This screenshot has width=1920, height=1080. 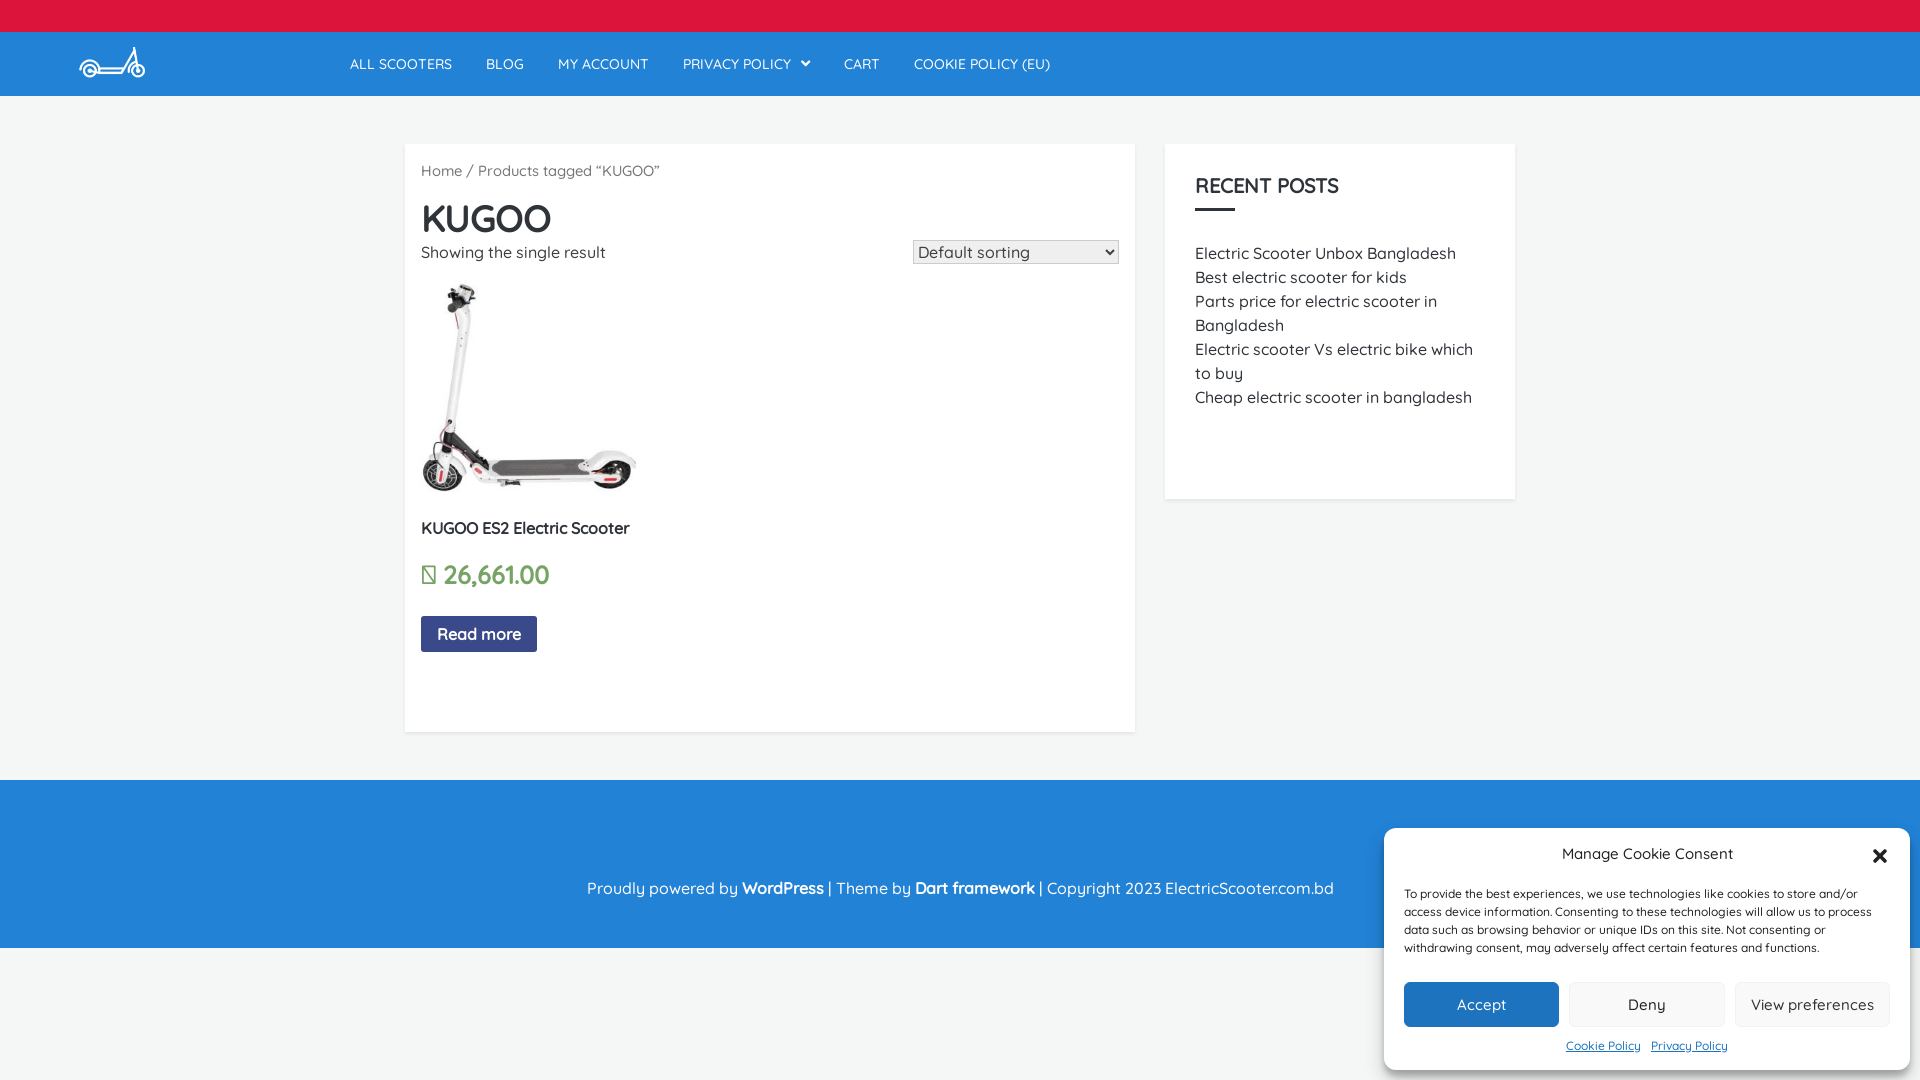 What do you see at coordinates (1325, 252) in the screenshot?
I see `'Electric Scooter Unbox Bangladesh'` at bounding box center [1325, 252].